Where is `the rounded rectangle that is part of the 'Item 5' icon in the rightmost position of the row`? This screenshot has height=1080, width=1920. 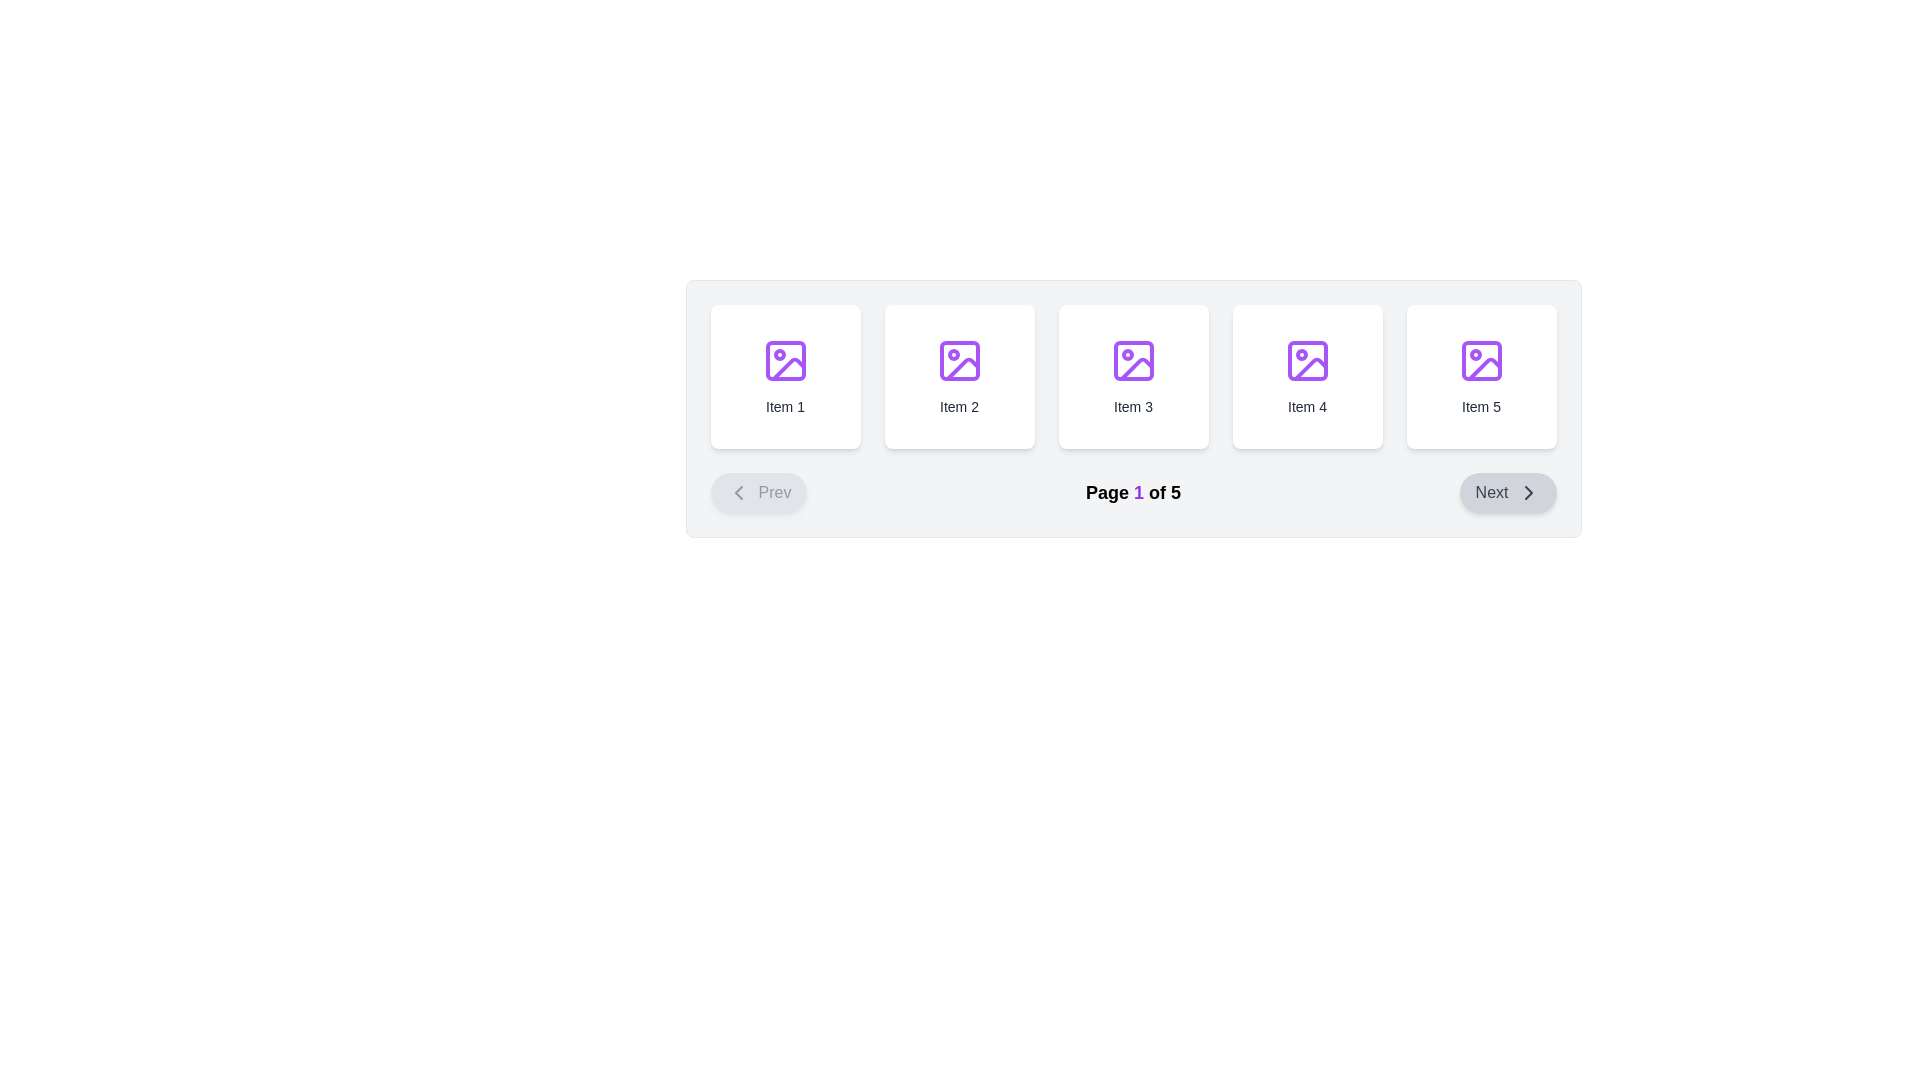
the rounded rectangle that is part of the 'Item 5' icon in the rightmost position of the row is located at coordinates (1481, 361).